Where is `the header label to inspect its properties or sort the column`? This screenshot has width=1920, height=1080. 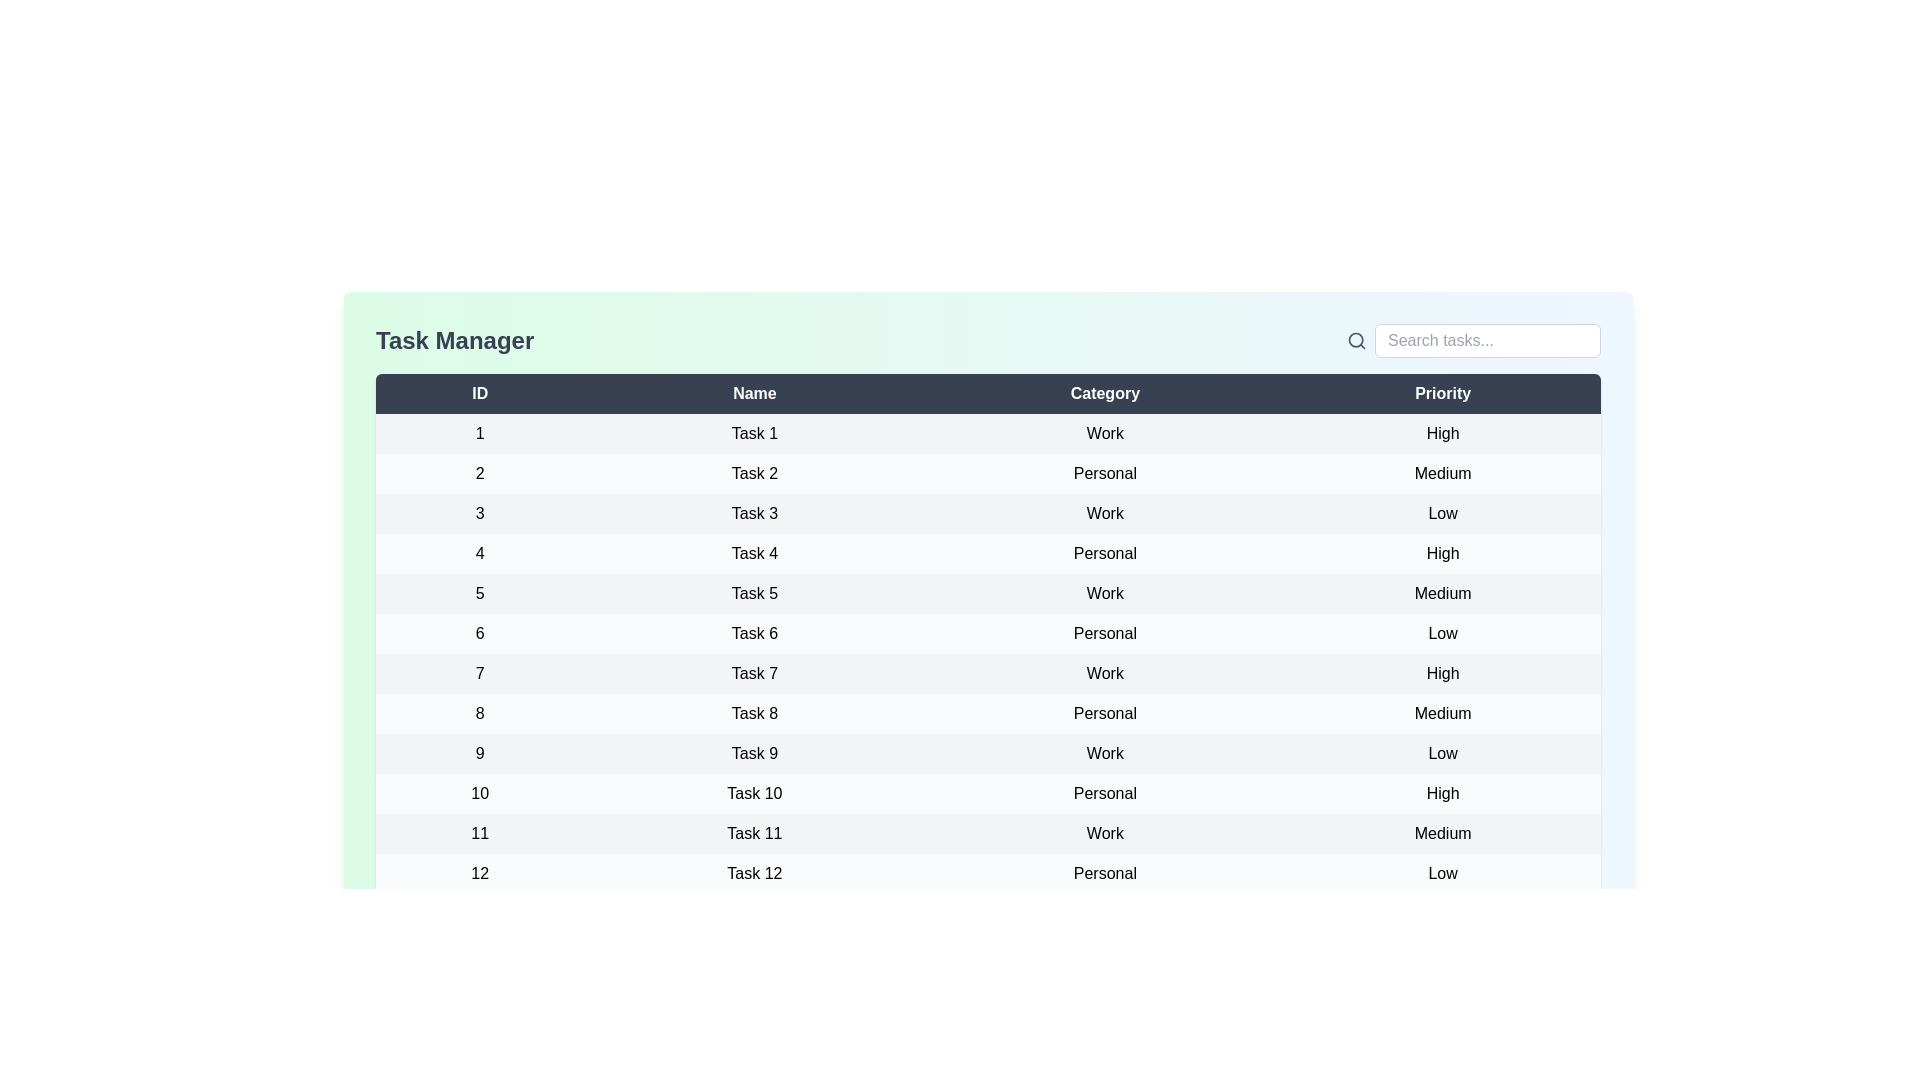 the header label to inspect its properties or sort the column is located at coordinates (480, 393).